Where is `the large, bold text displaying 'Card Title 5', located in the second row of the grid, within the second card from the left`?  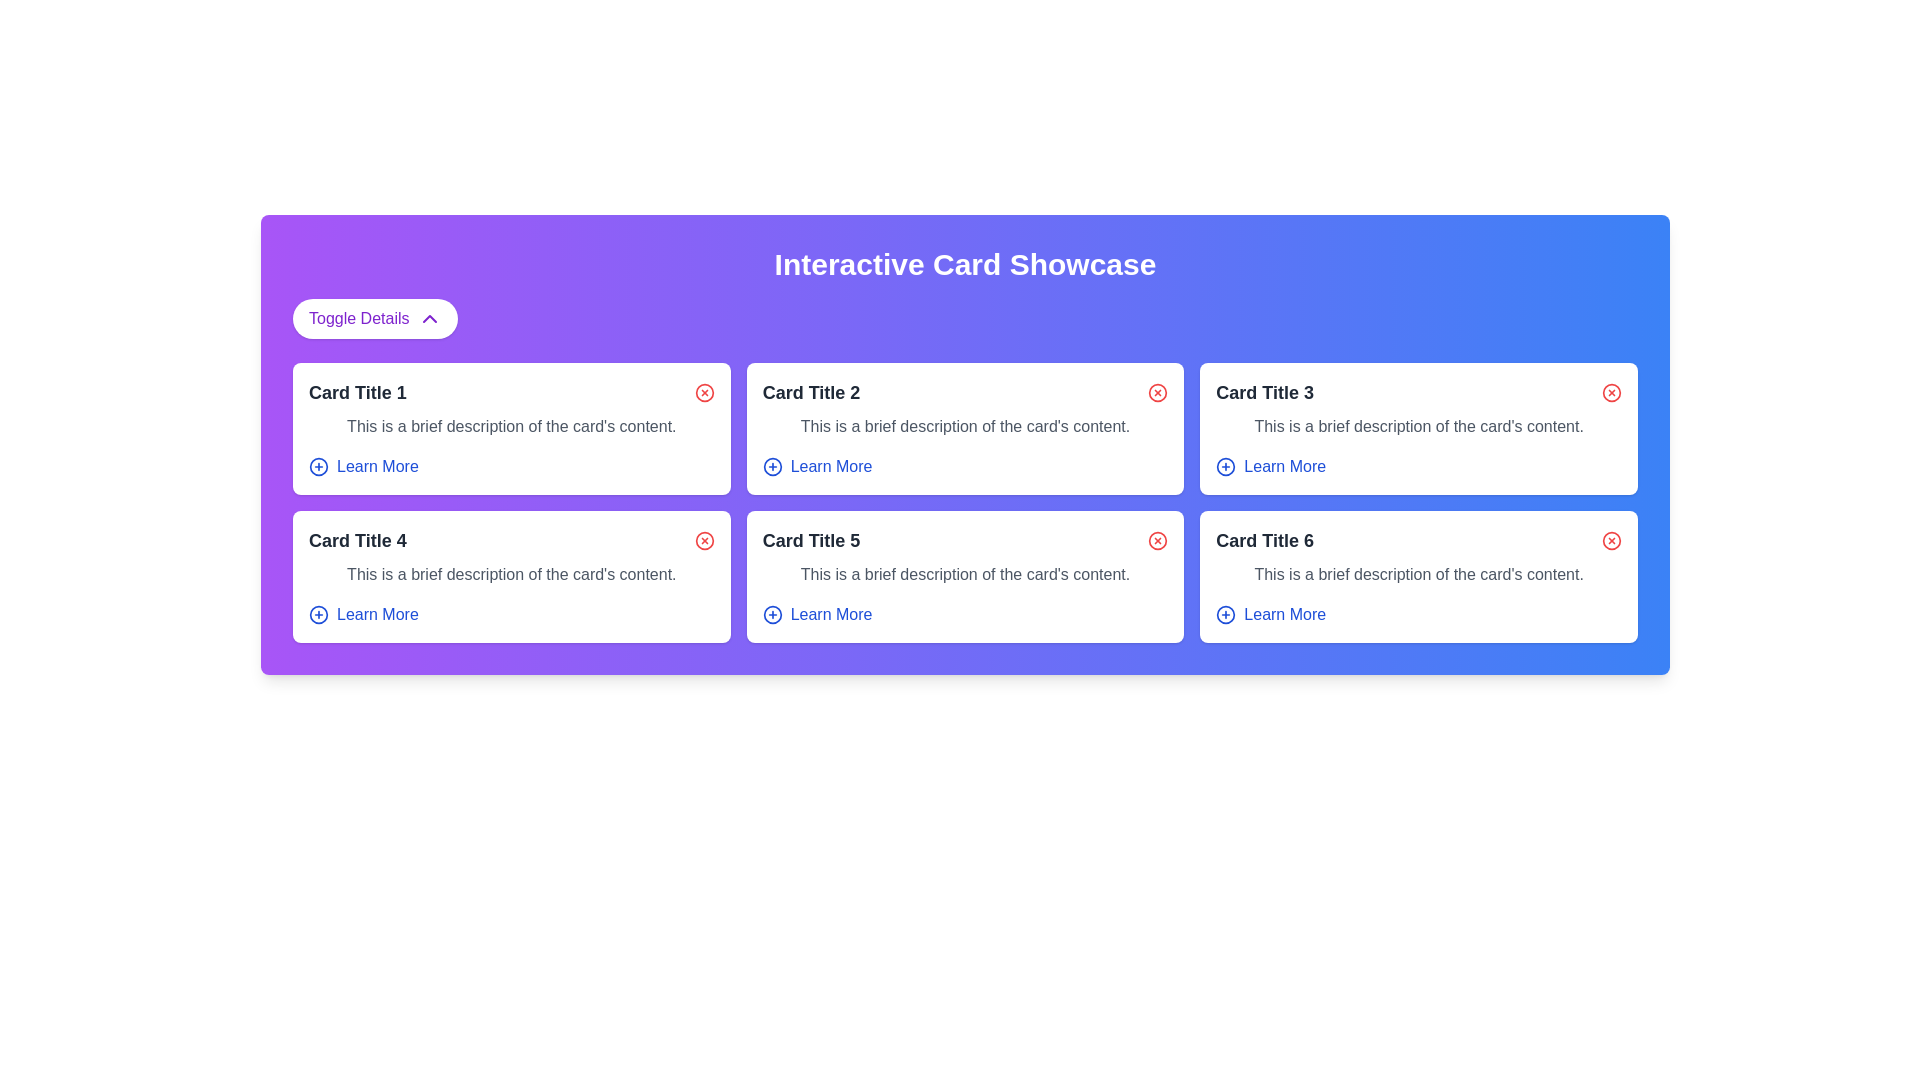
the large, bold text displaying 'Card Title 5', located in the second row of the grid, within the second card from the left is located at coordinates (811, 540).